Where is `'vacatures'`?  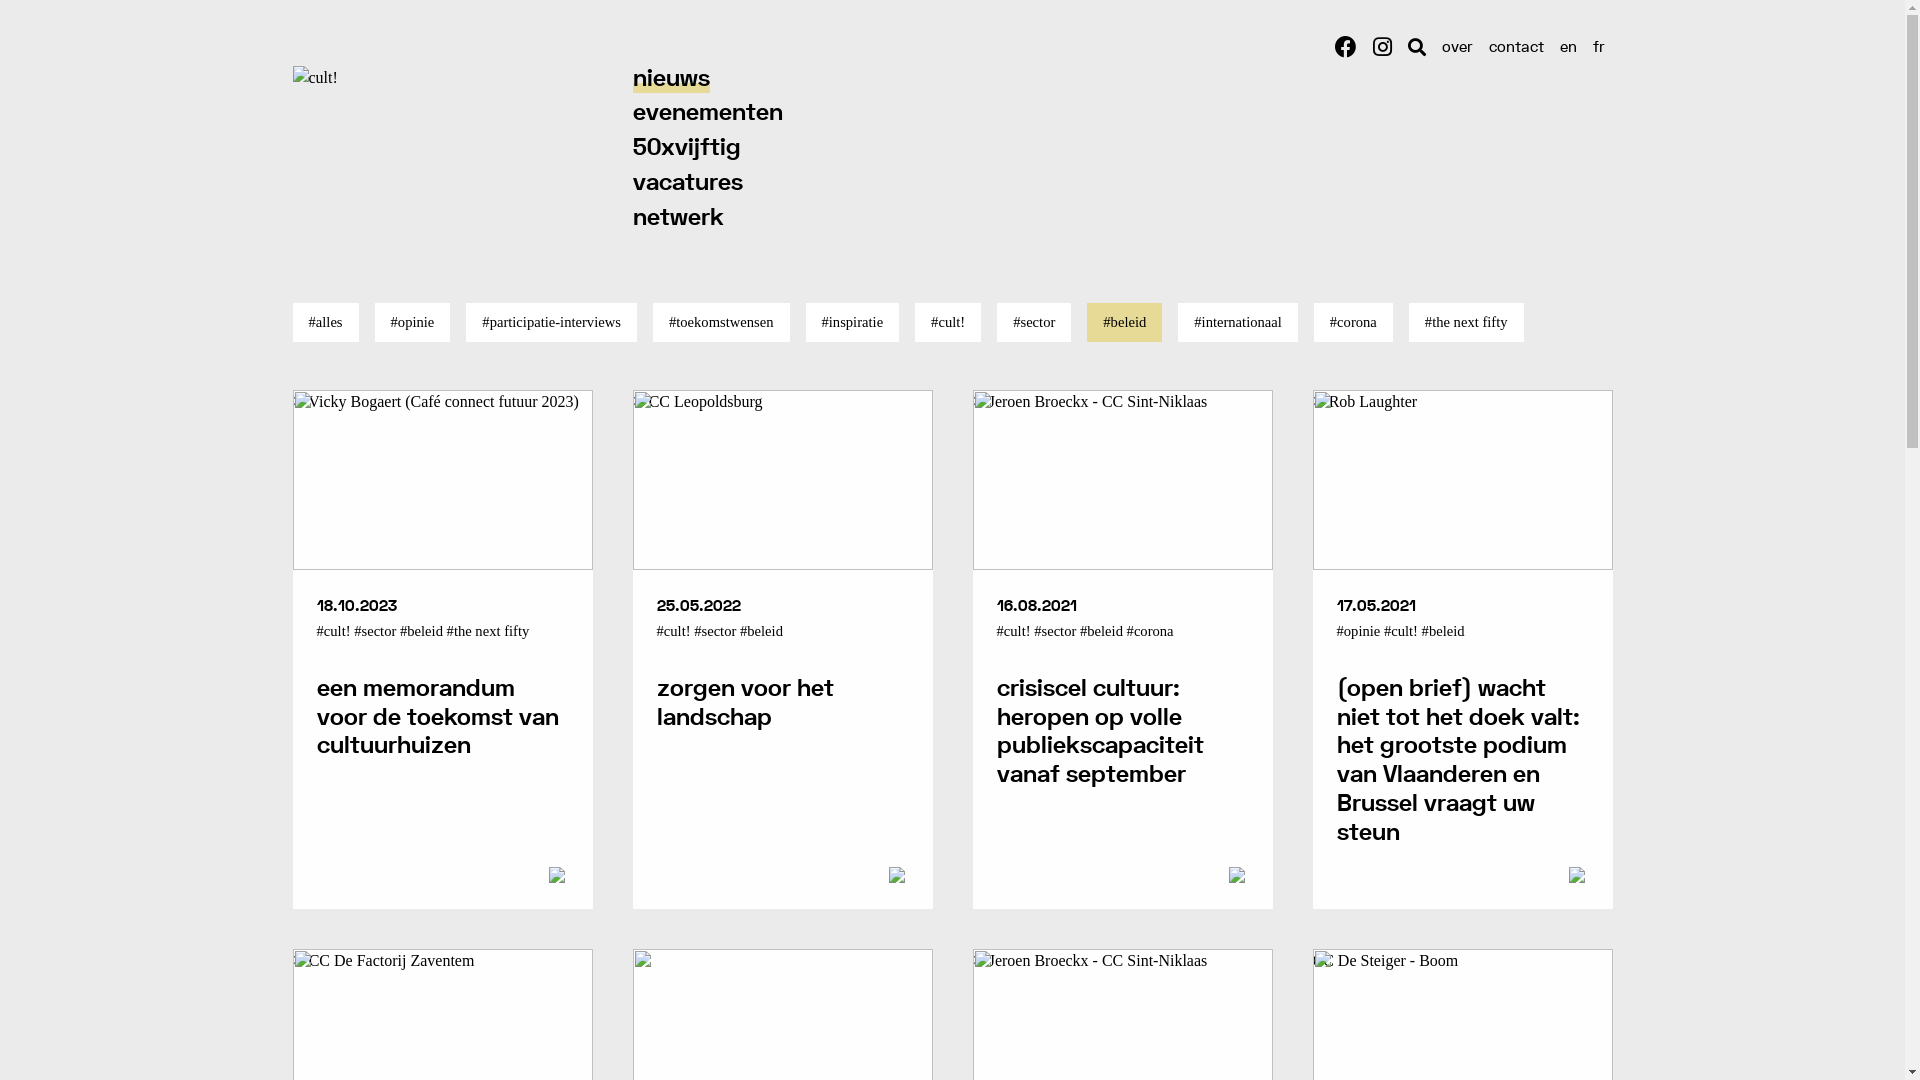
'vacatures' is located at coordinates (686, 183).